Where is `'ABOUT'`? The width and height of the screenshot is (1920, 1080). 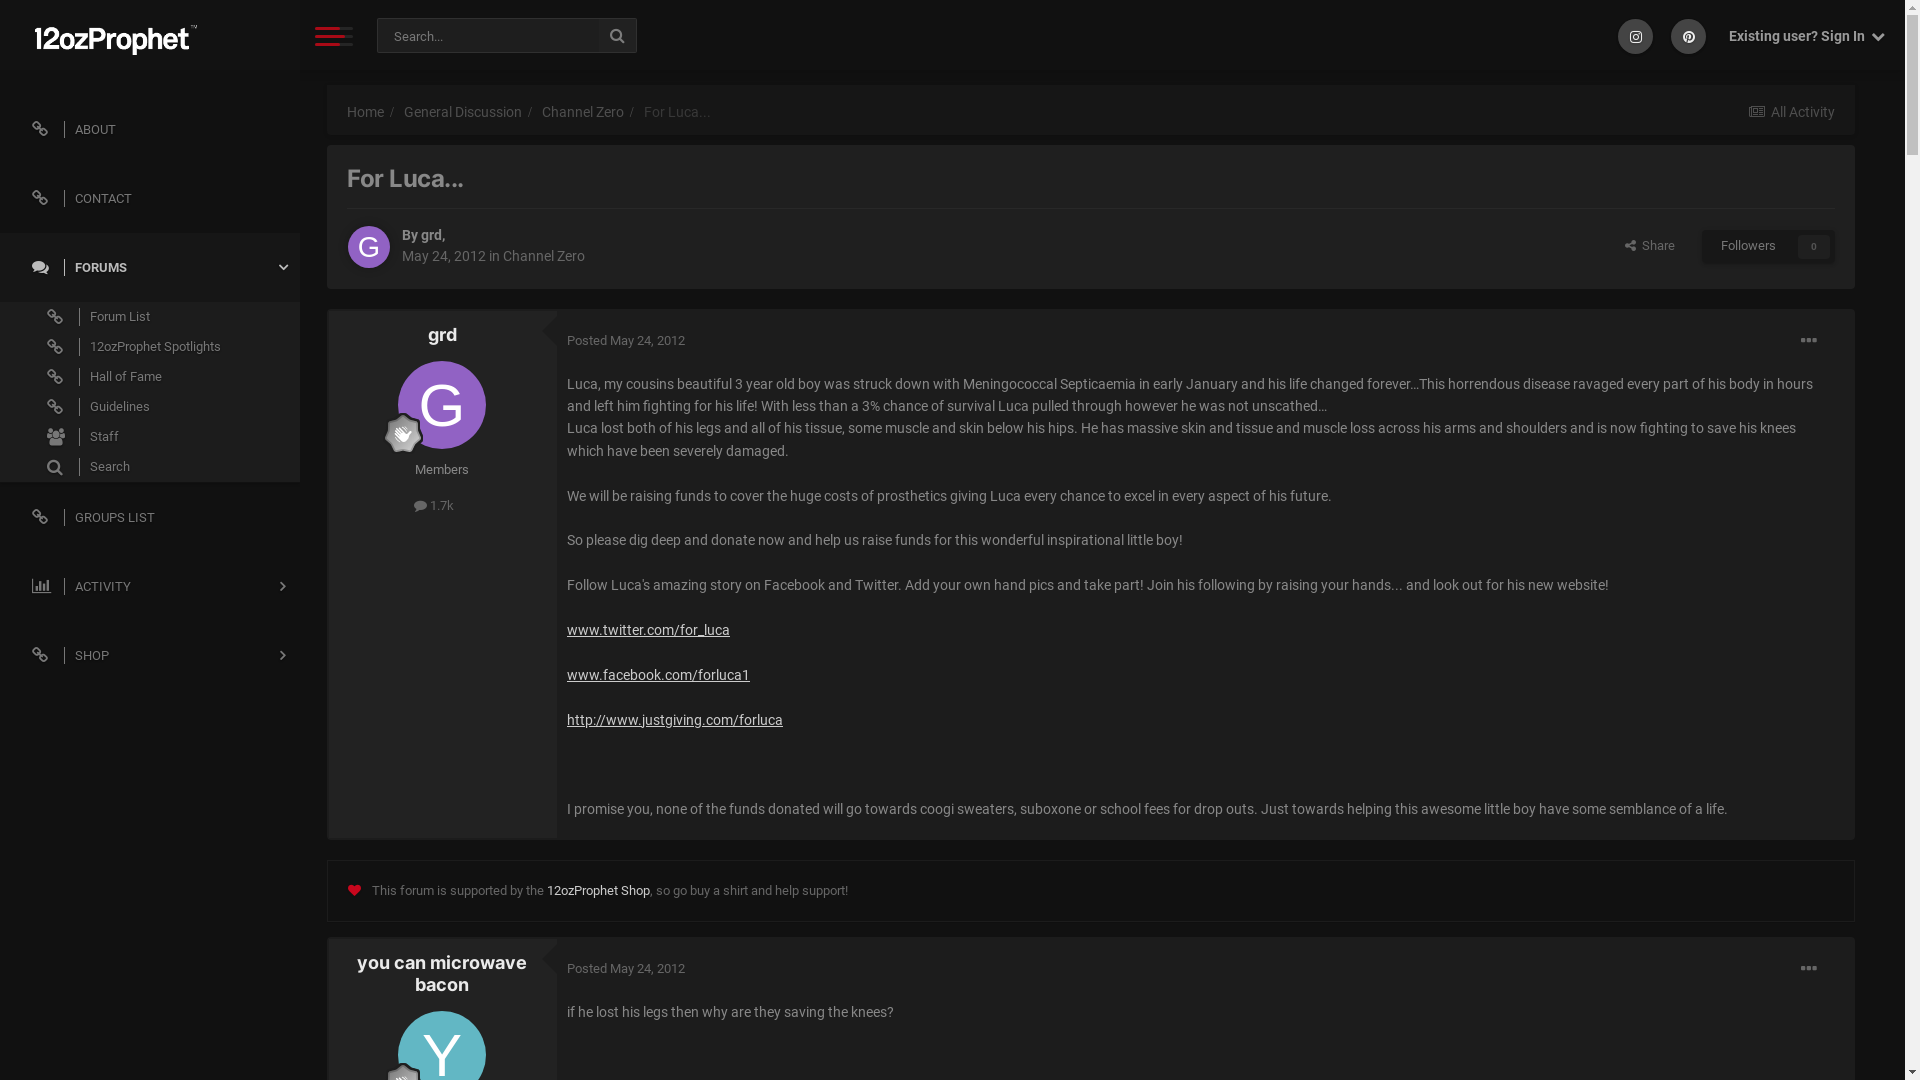
'ABOUT' is located at coordinates (148, 129).